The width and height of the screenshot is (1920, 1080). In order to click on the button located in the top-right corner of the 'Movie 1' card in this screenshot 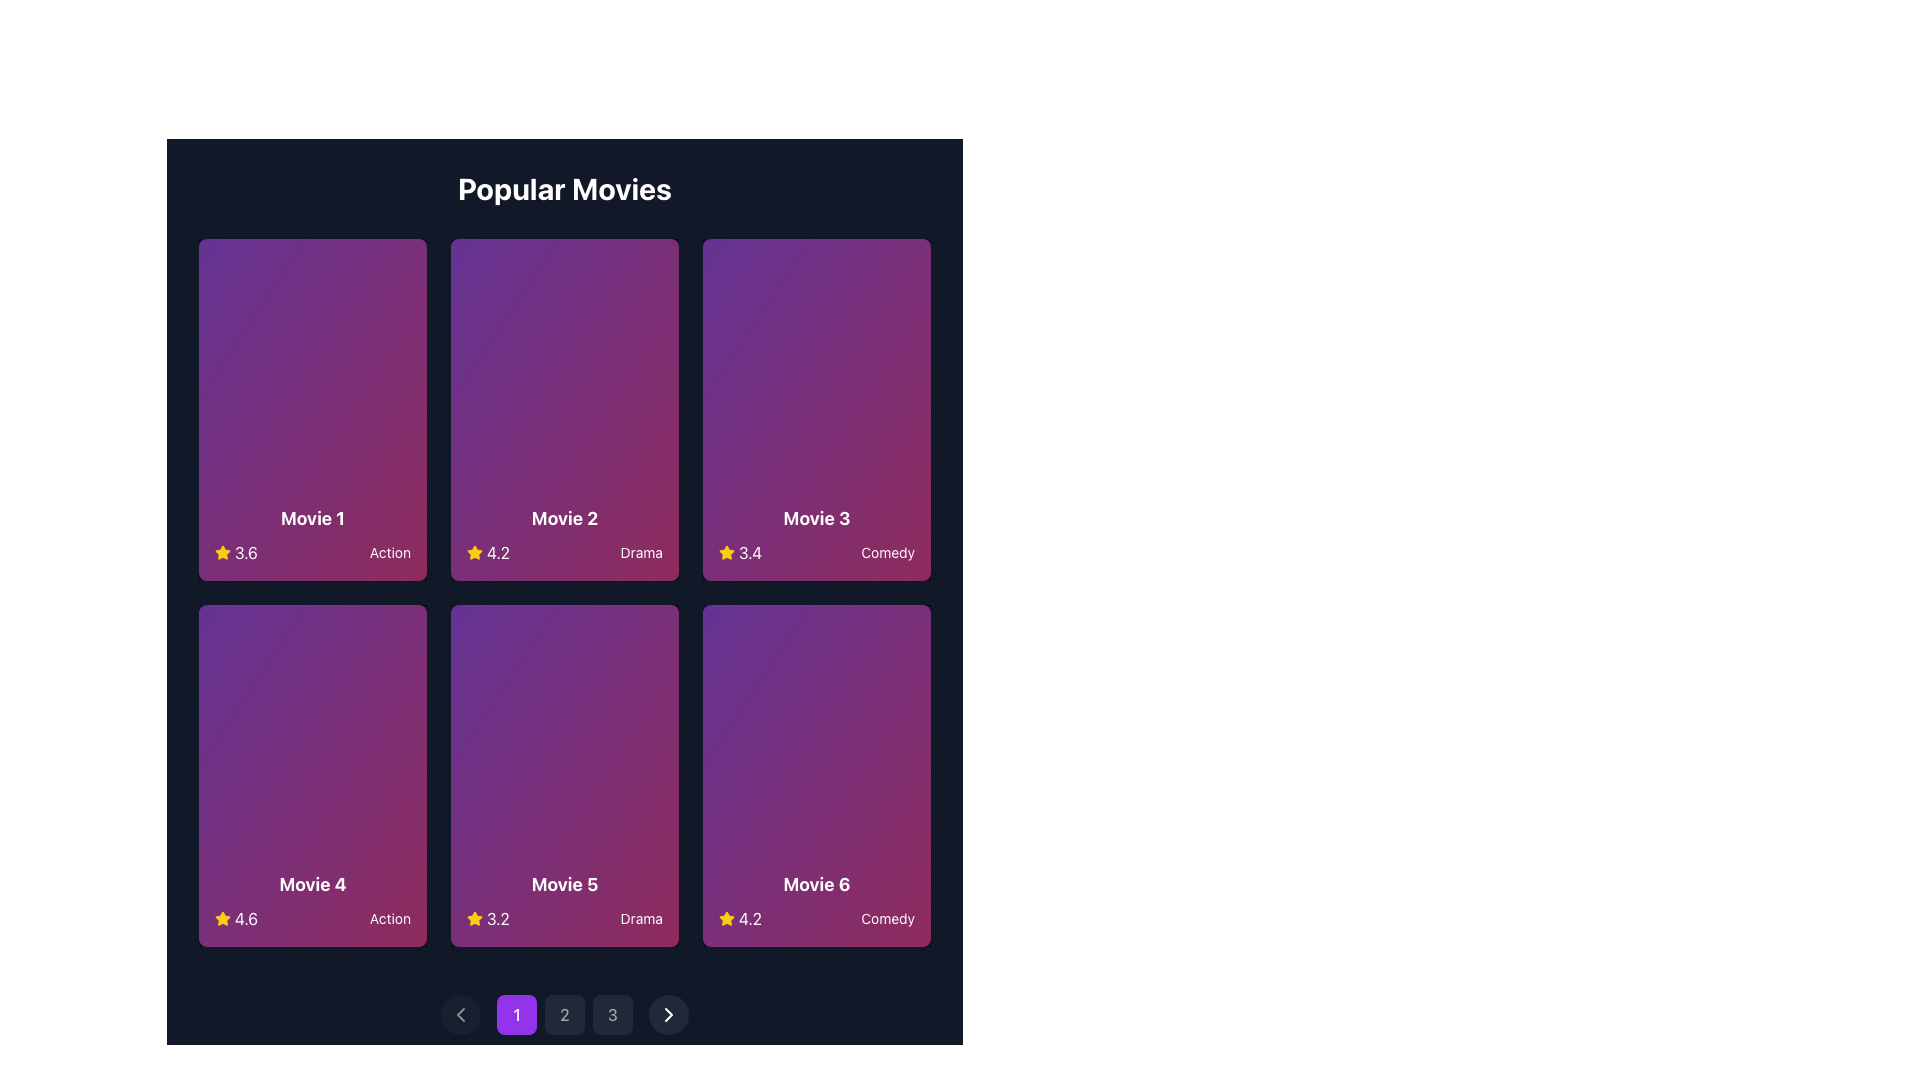, I will do `click(393, 273)`.